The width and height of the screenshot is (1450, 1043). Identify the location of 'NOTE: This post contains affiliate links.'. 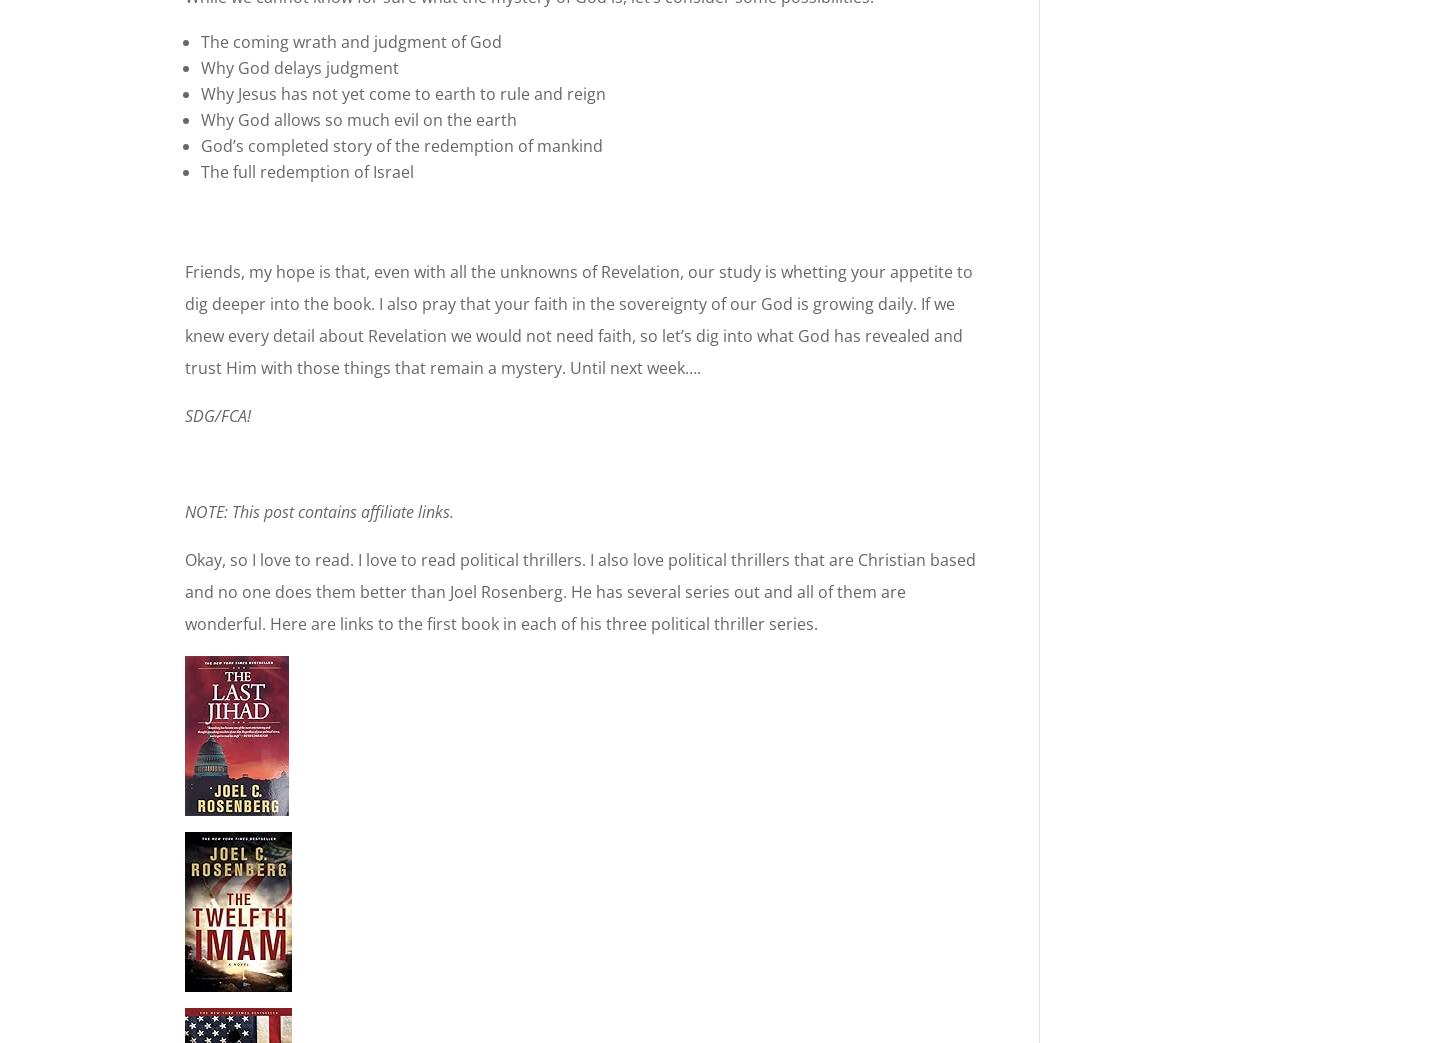
(184, 511).